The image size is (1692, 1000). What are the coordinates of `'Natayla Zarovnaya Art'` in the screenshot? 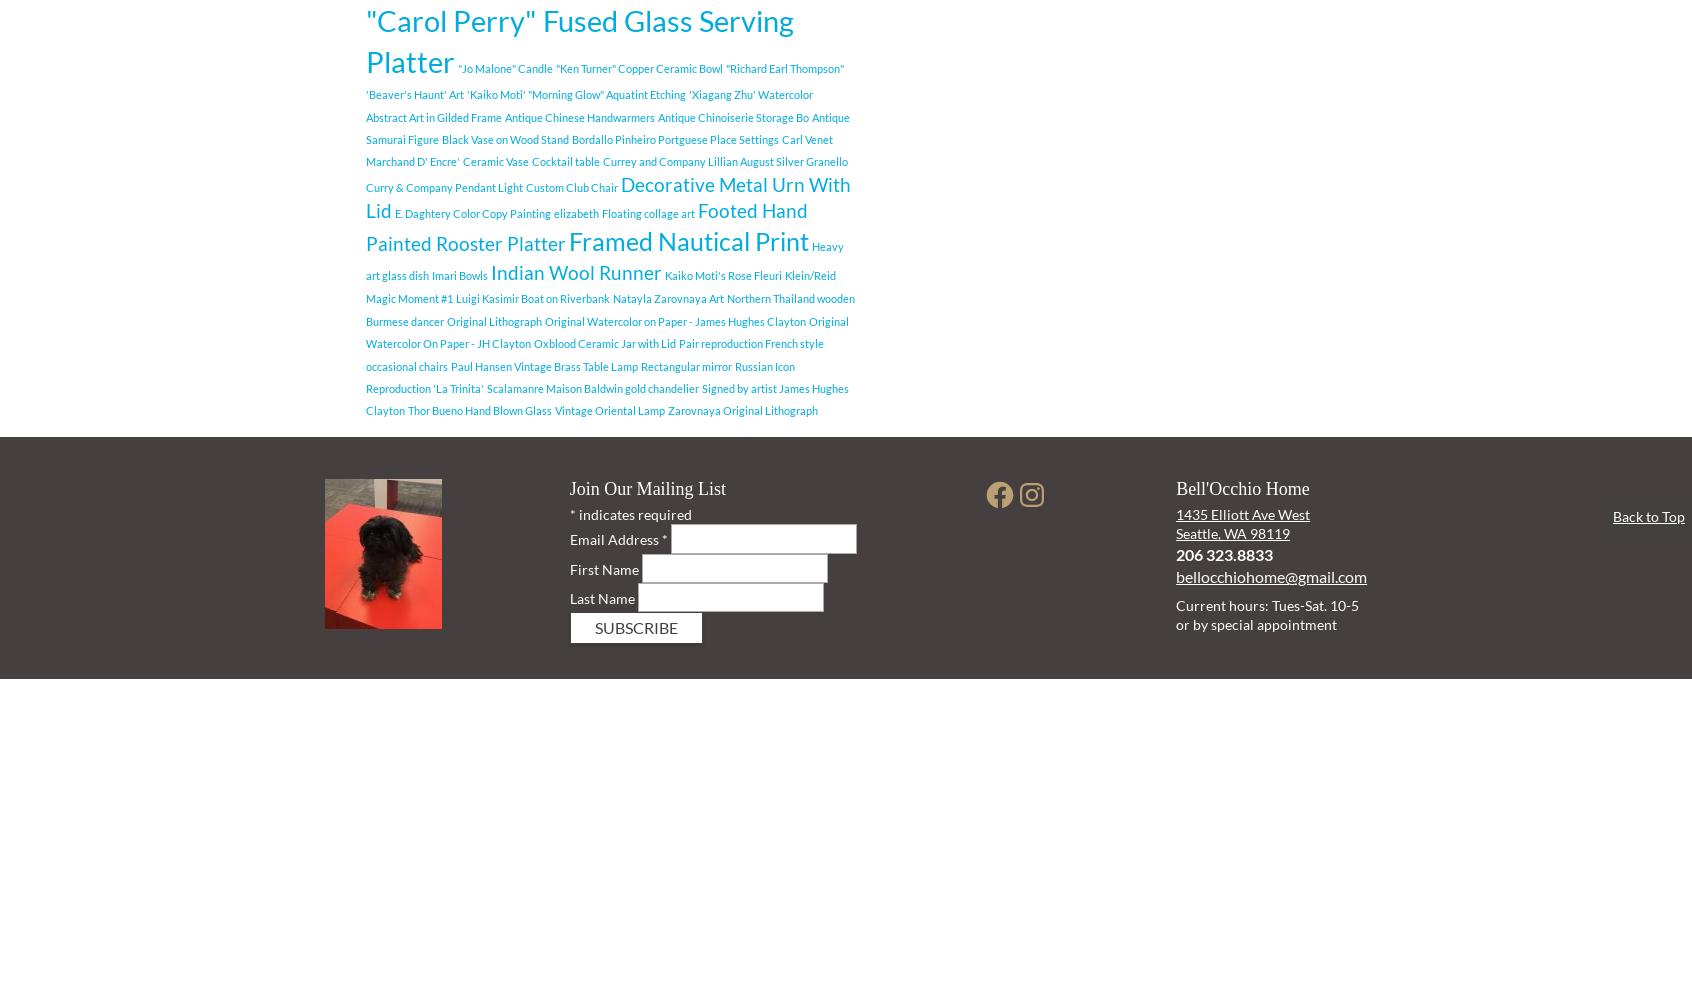 It's located at (668, 298).